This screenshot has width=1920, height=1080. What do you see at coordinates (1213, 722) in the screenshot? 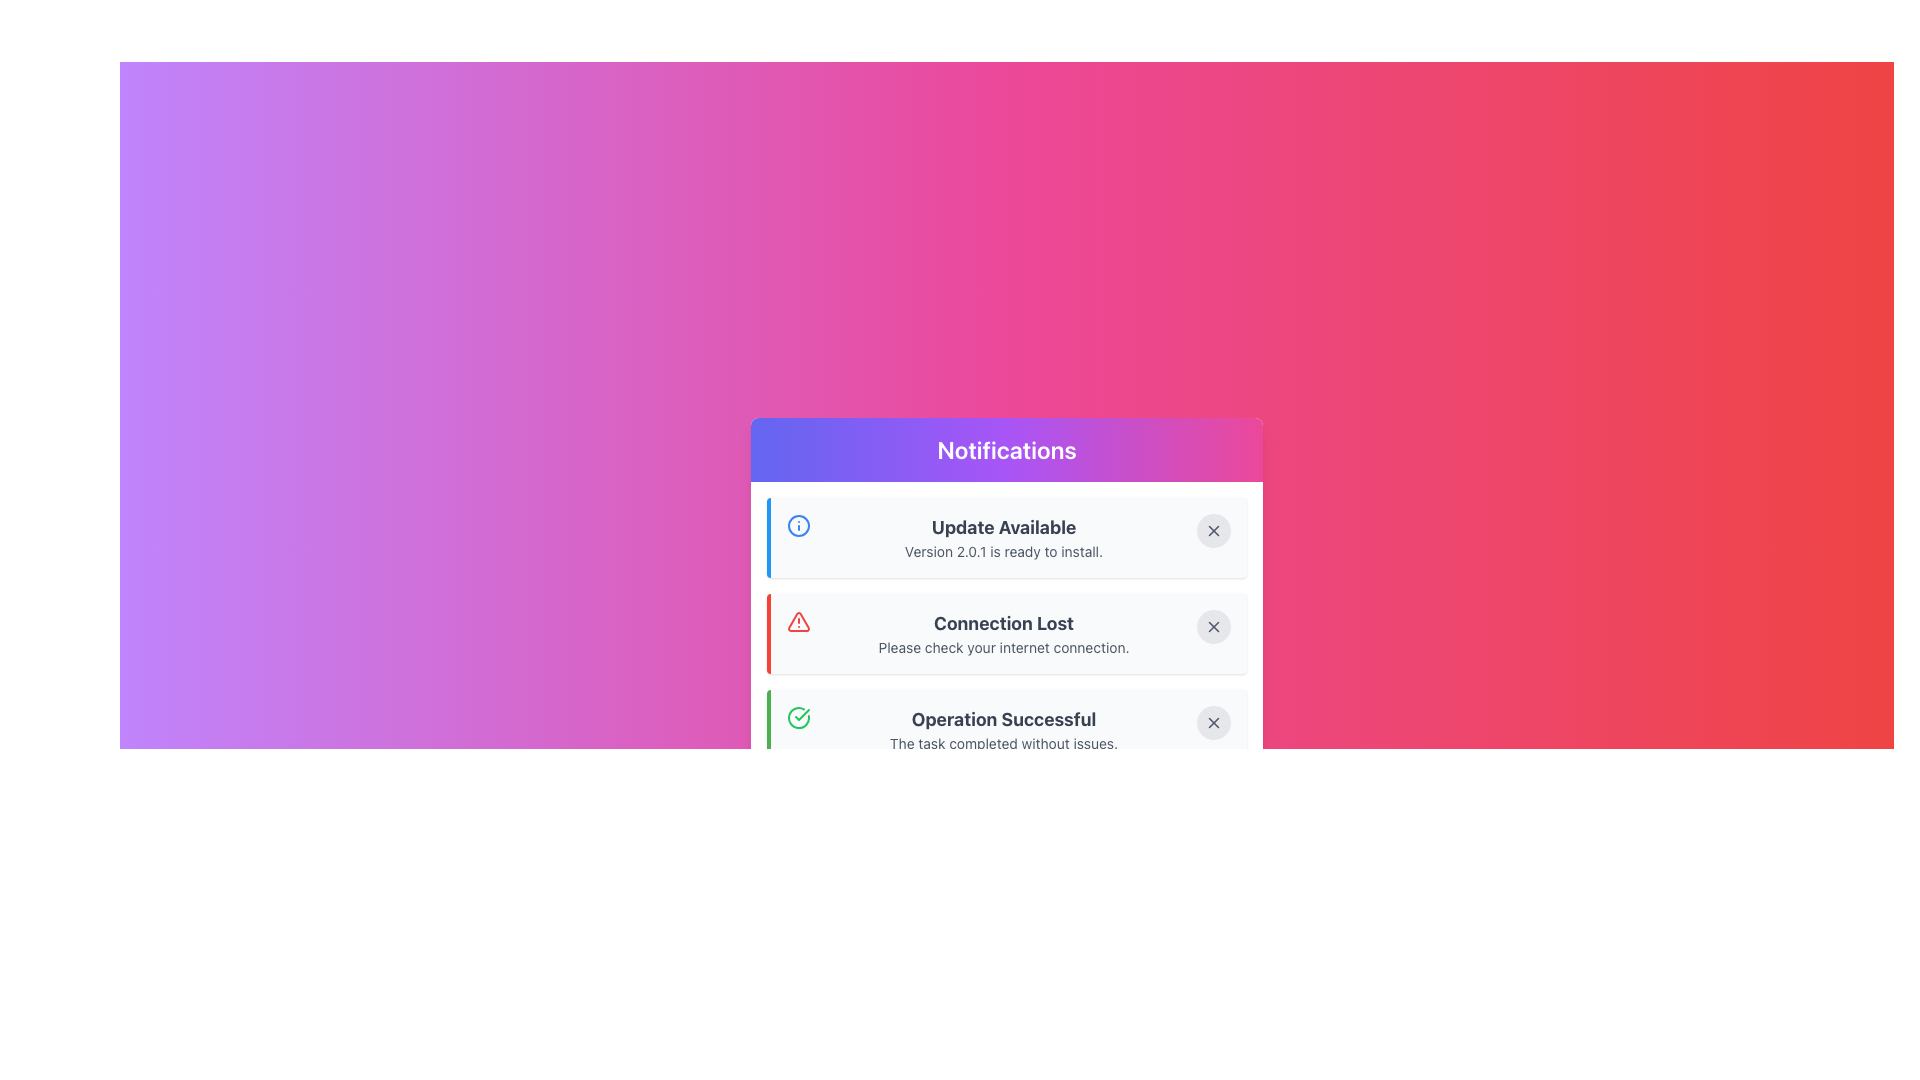
I see `the small 'X' icon button located at the top-right corner of the 'Operation Successful' notification card` at bounding box center [1213, 722].